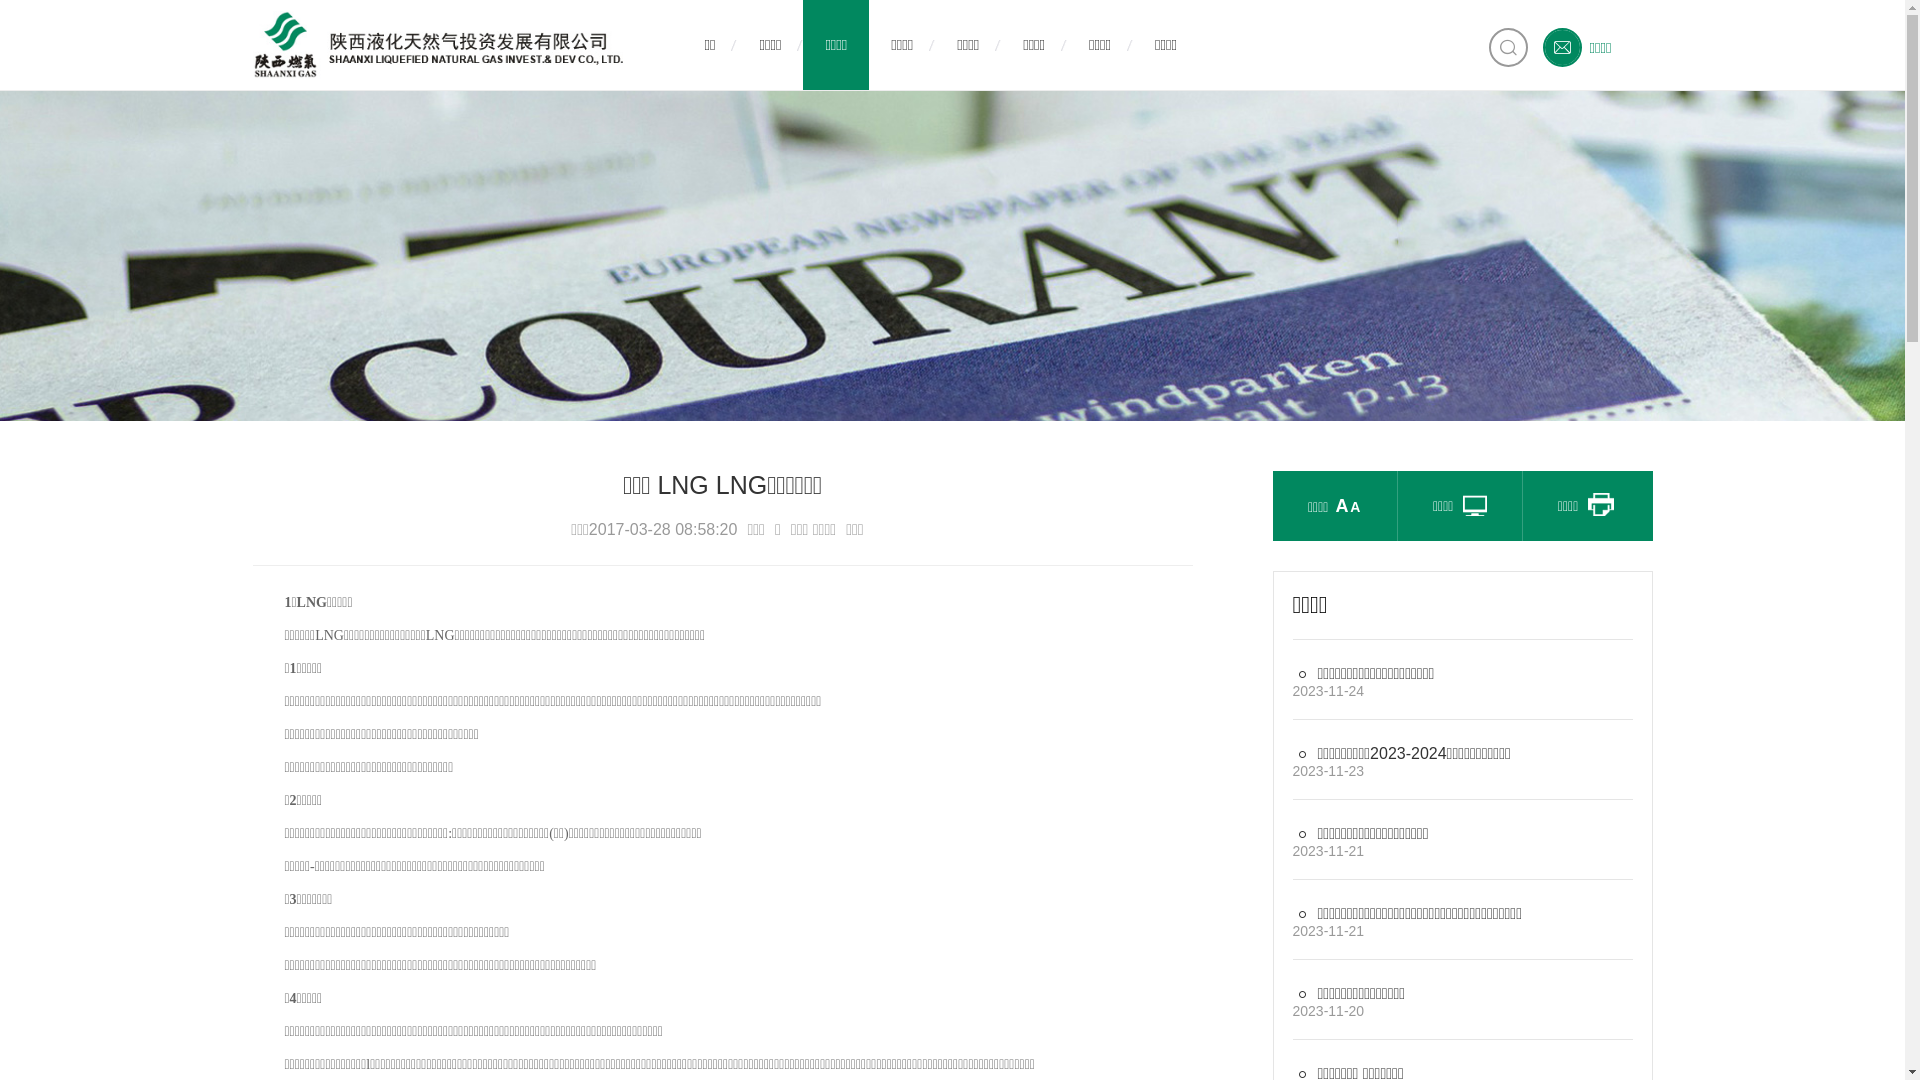 The height and width of the screenshot is (1080, 1920). I want to click on 'A', so click(1354, 479).